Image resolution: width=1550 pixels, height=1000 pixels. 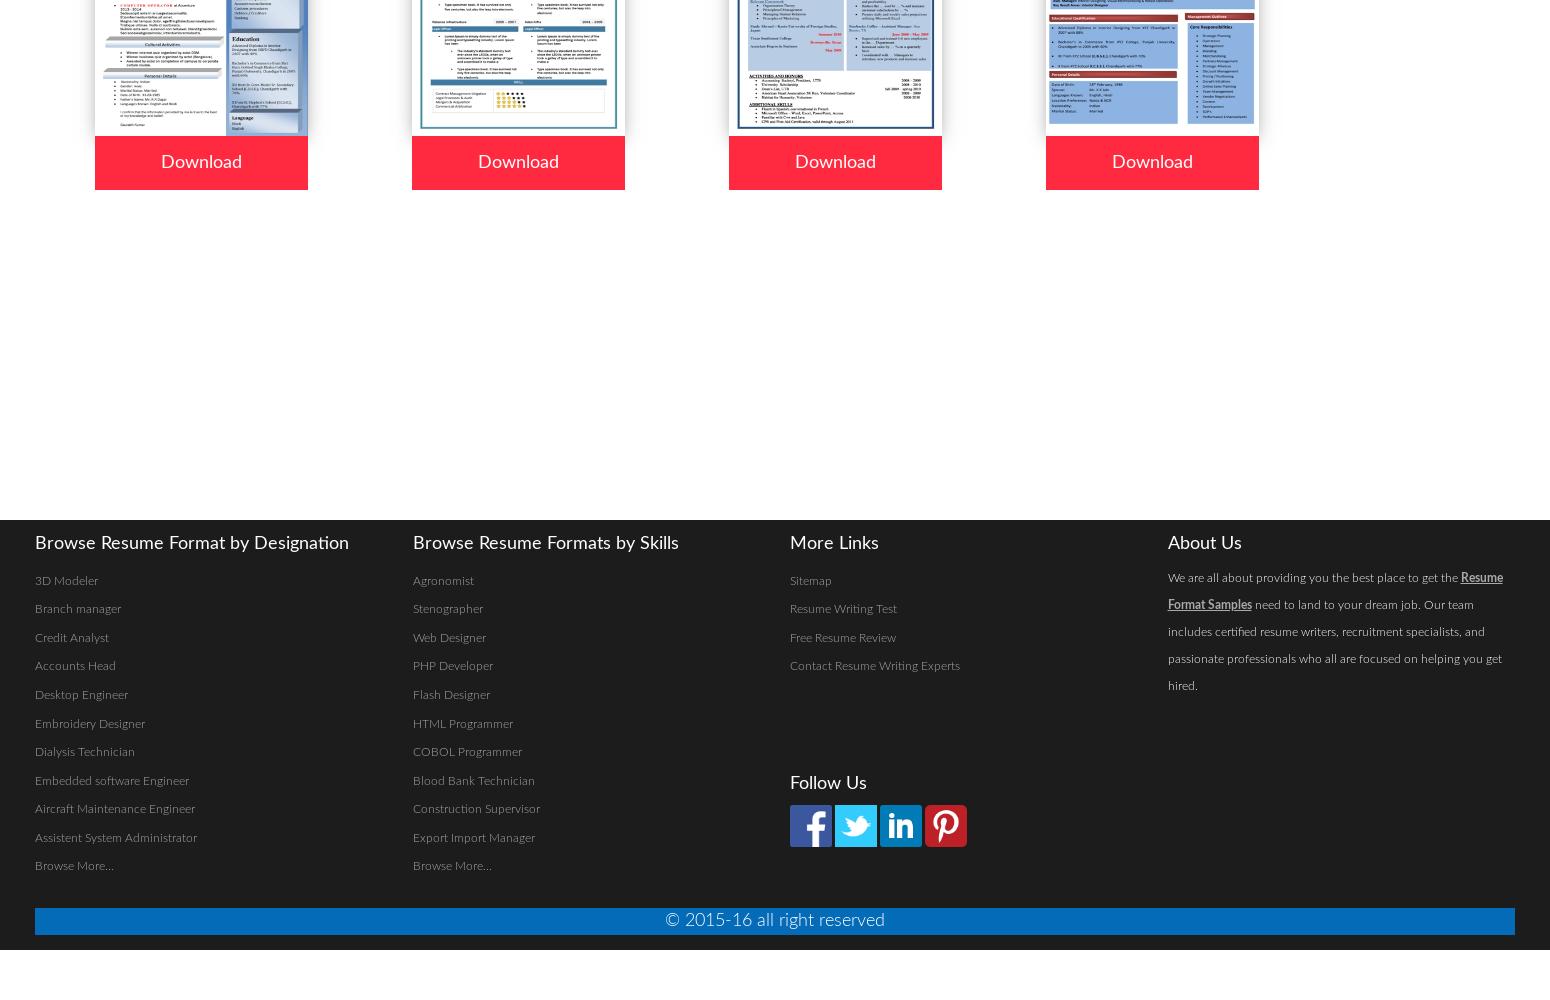 What do you see at coordinates (1333, 644) in the screenshot?
I see `'need to land to your dream job. Our team includes certified resume writers, recruitment specialists, and passionate professionals who all are focused on helping you get hired.'` at bounding box center [1333, 644].